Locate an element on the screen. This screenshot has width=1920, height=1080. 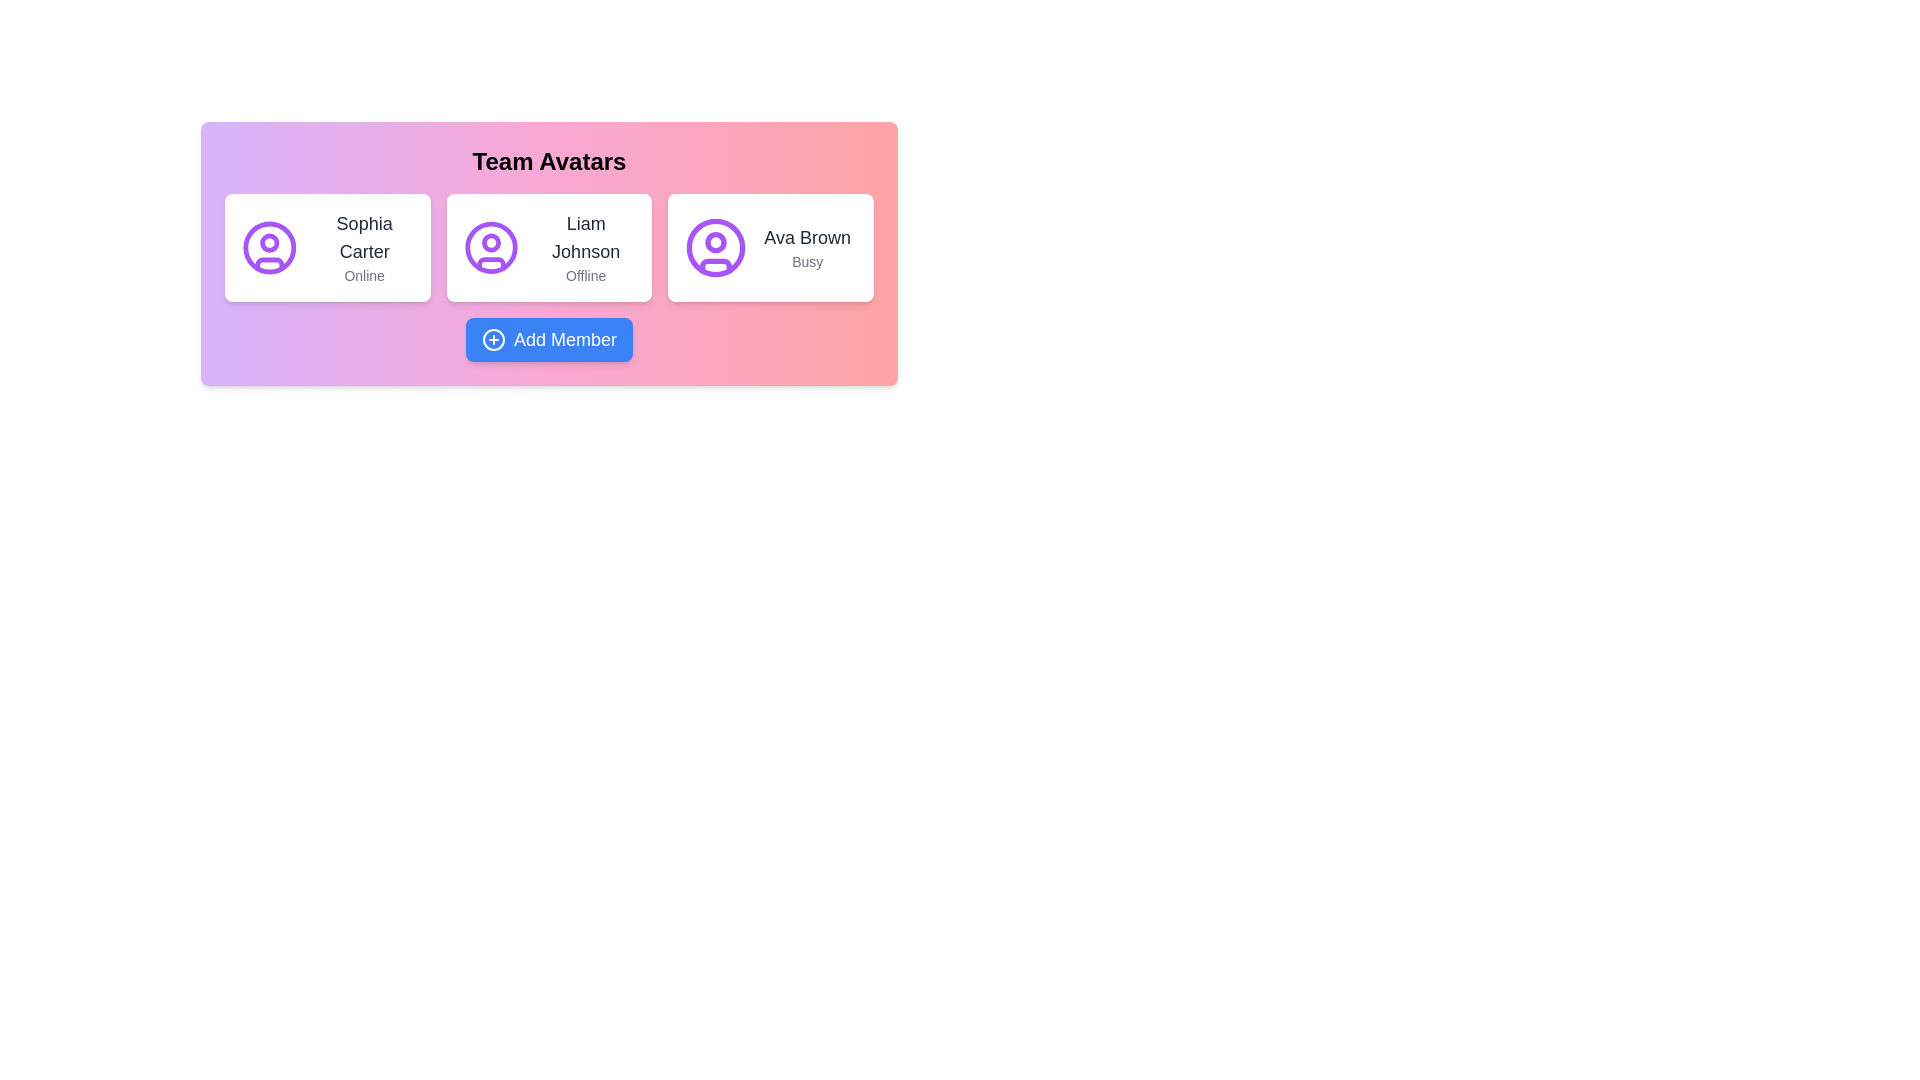
the Text element that serves as the heading for the team members section, positioned centrally at the top and above the list of team members and the 'Add Member' button is located at coordinates (549, 161).